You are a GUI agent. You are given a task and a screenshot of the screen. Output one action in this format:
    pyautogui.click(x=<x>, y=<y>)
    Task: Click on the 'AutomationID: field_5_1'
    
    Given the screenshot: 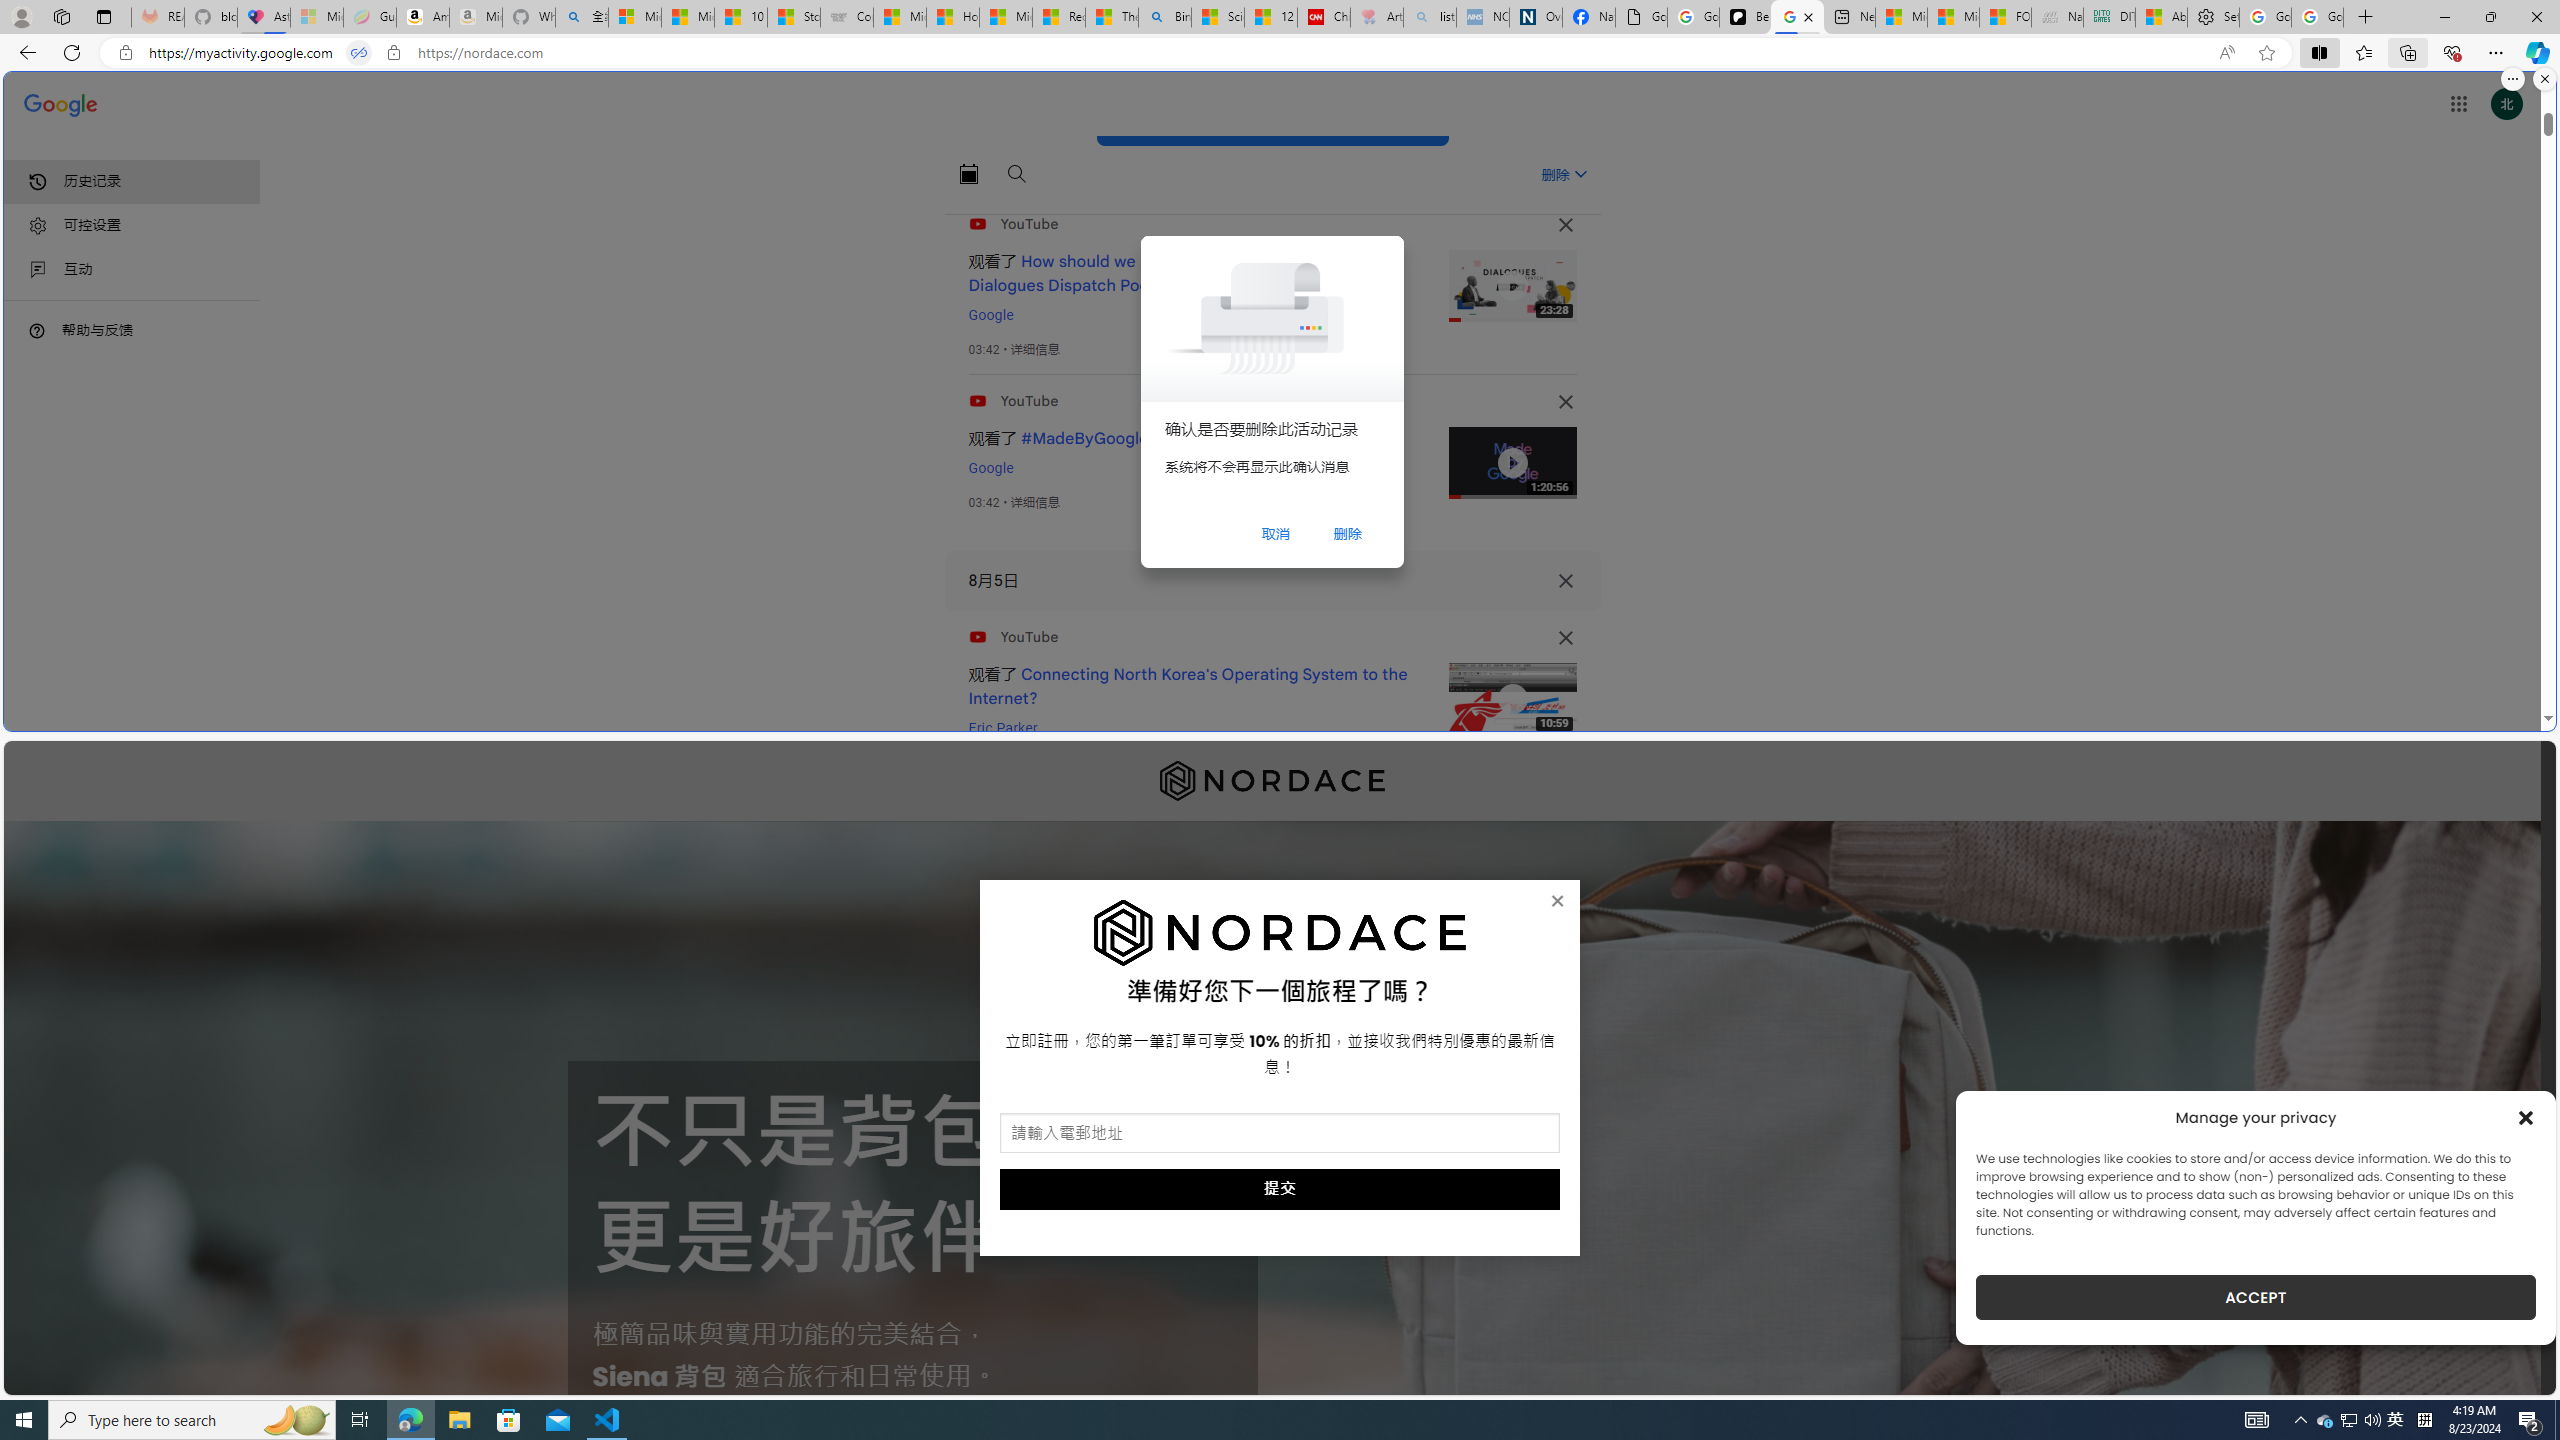 What is the action you would take?
    pyautogui.click(x=1280, y=1134)
    